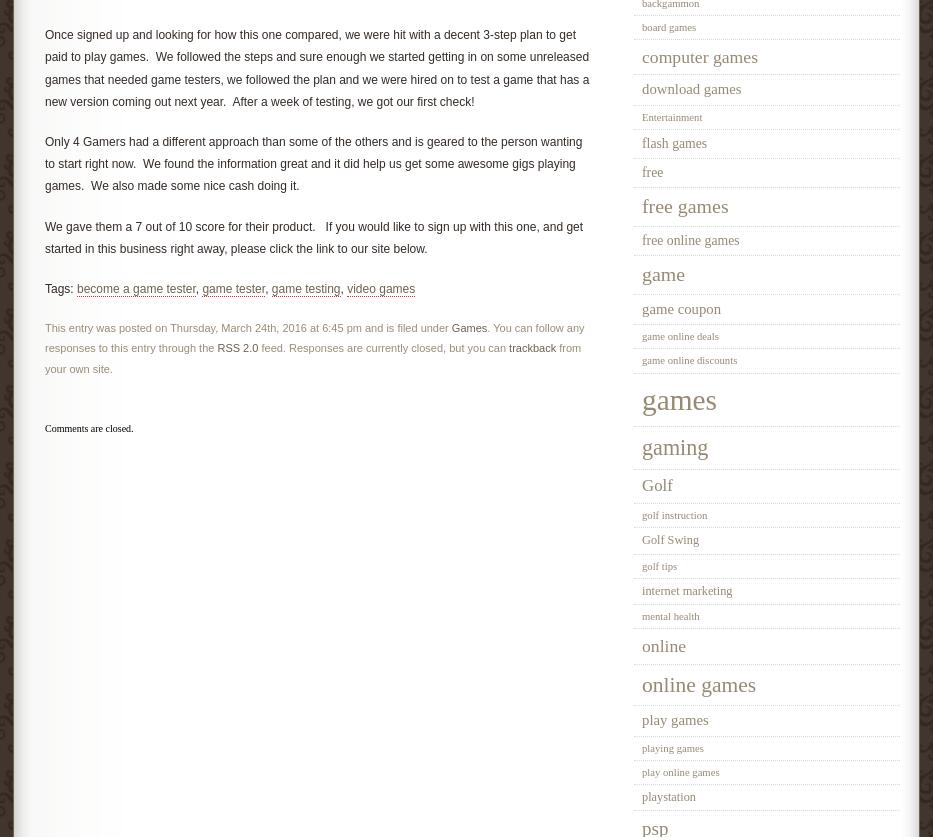 This screenshot has height=837, width=933. Describe the element at coordinates (671, 117) in the screenshot. I see `'Entertainment'` at that location.